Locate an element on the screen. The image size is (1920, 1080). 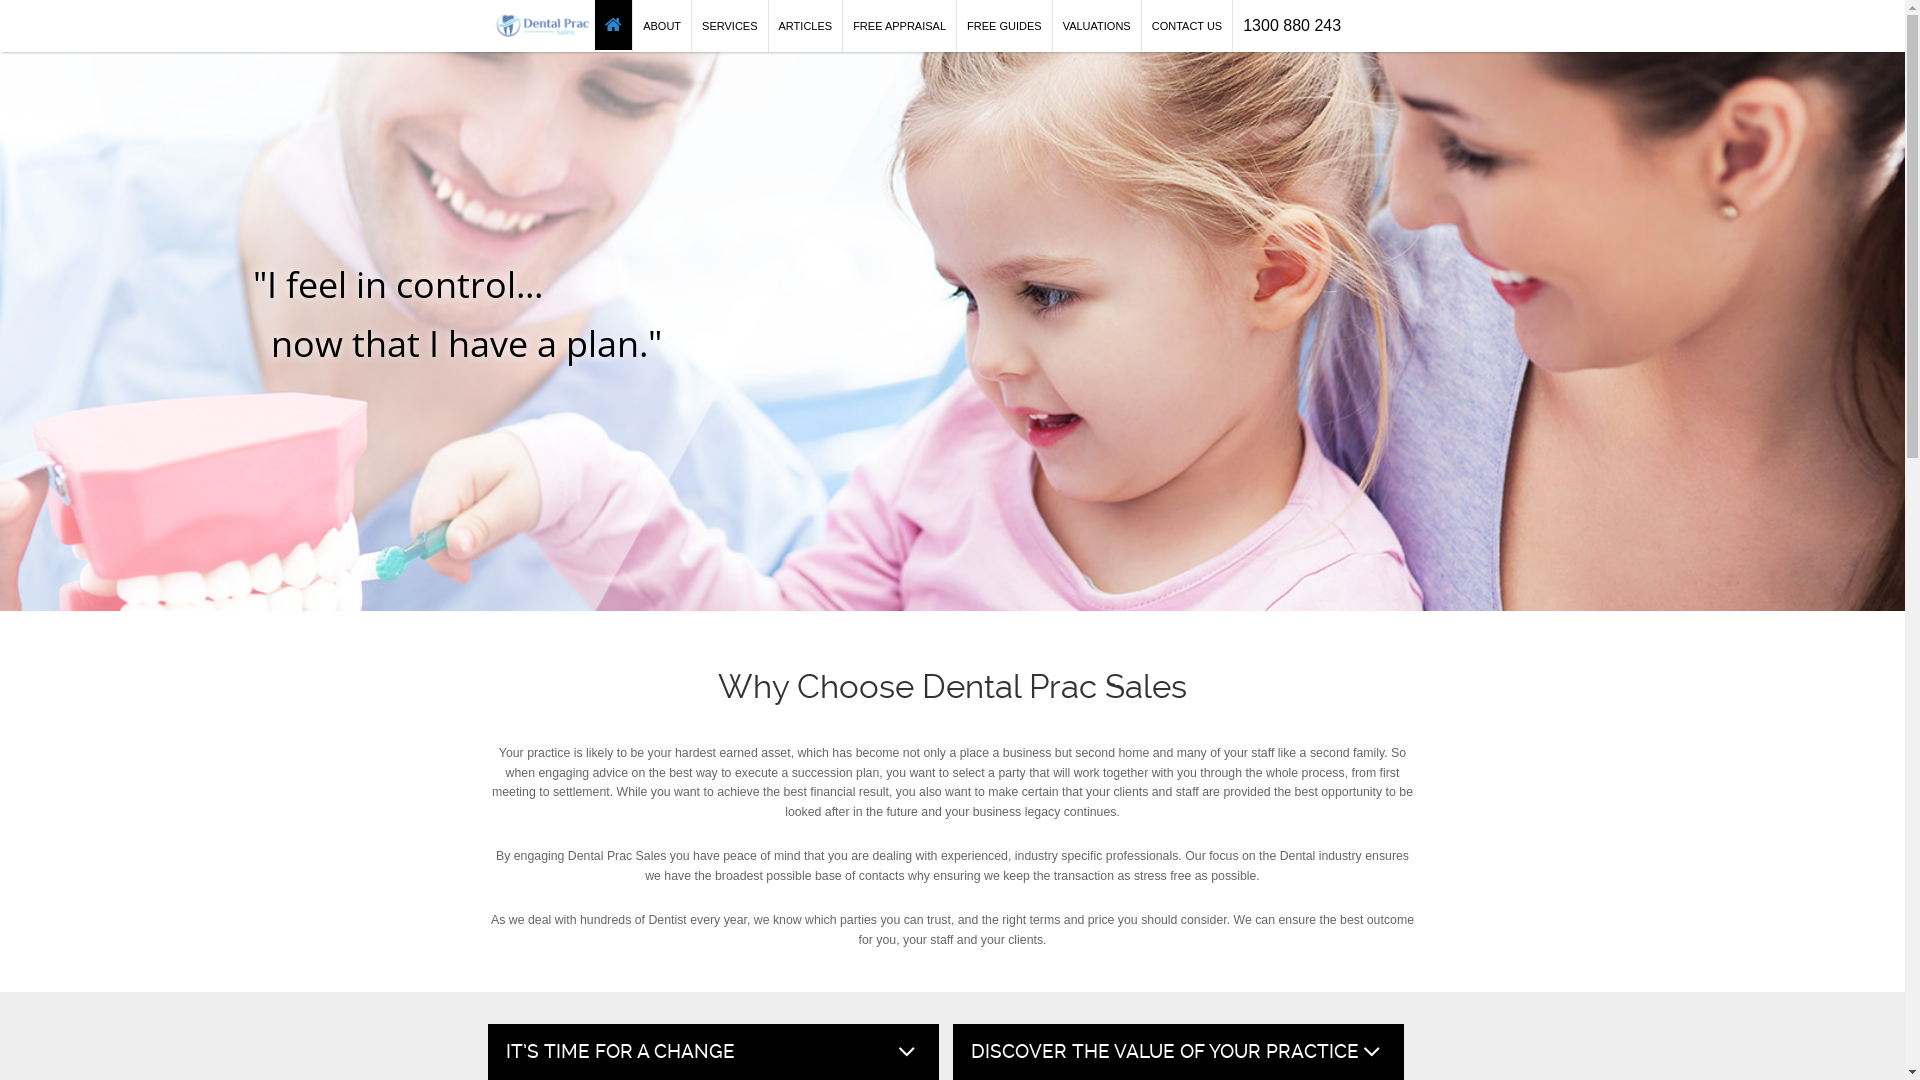
'ARTICLES' is located at coordinates (806, 26).